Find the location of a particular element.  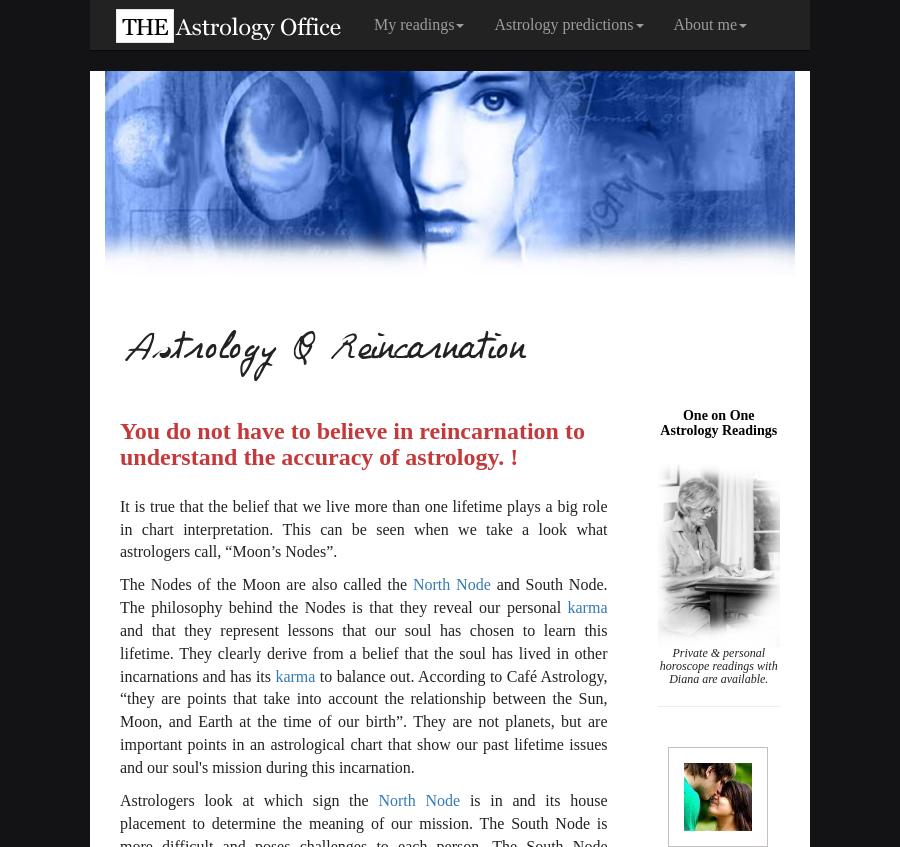

'It is true that the belief that we live more than one lifetime plays a big role in chart interpretation. This can be seen when we take a look what astrologers call, “Moon’s Nodes”.' is located at coordinates (119, 527).